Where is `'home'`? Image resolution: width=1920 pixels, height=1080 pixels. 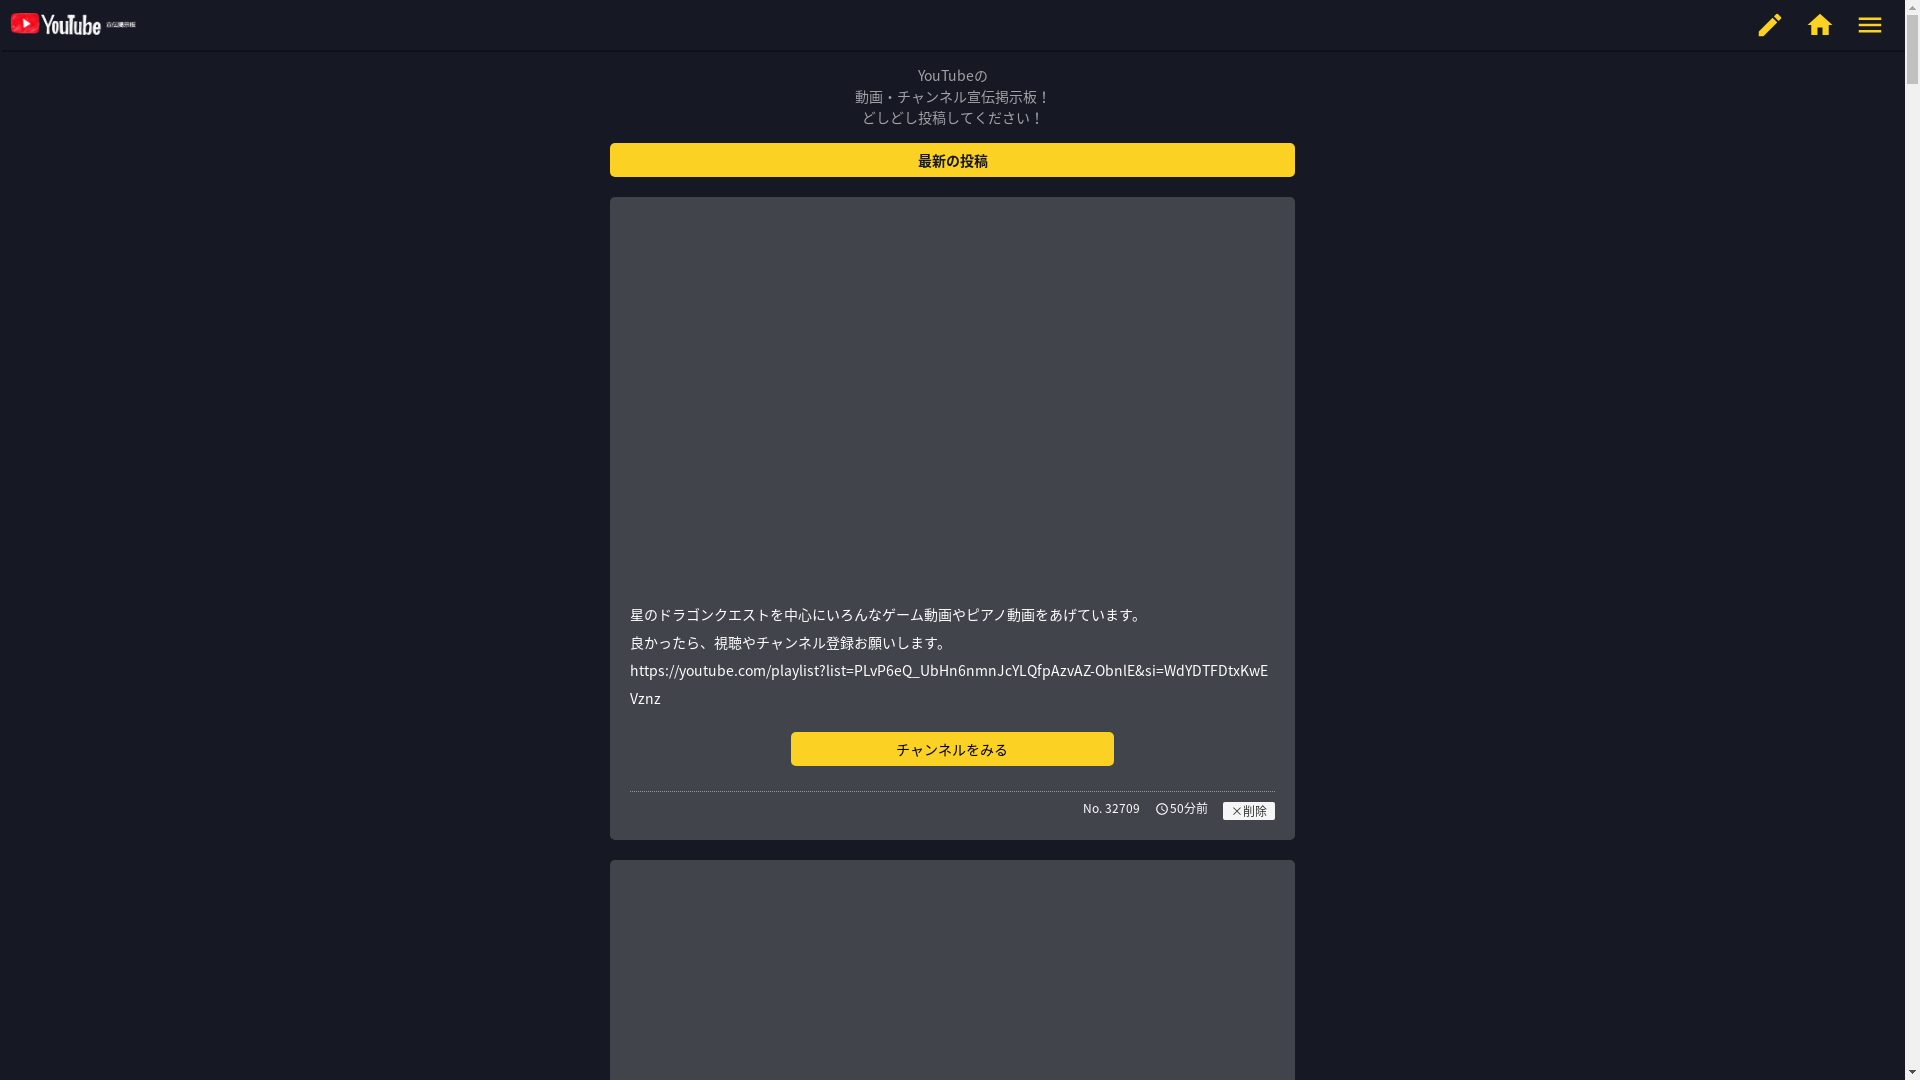
'home' is located at coordinates (1819, 24).